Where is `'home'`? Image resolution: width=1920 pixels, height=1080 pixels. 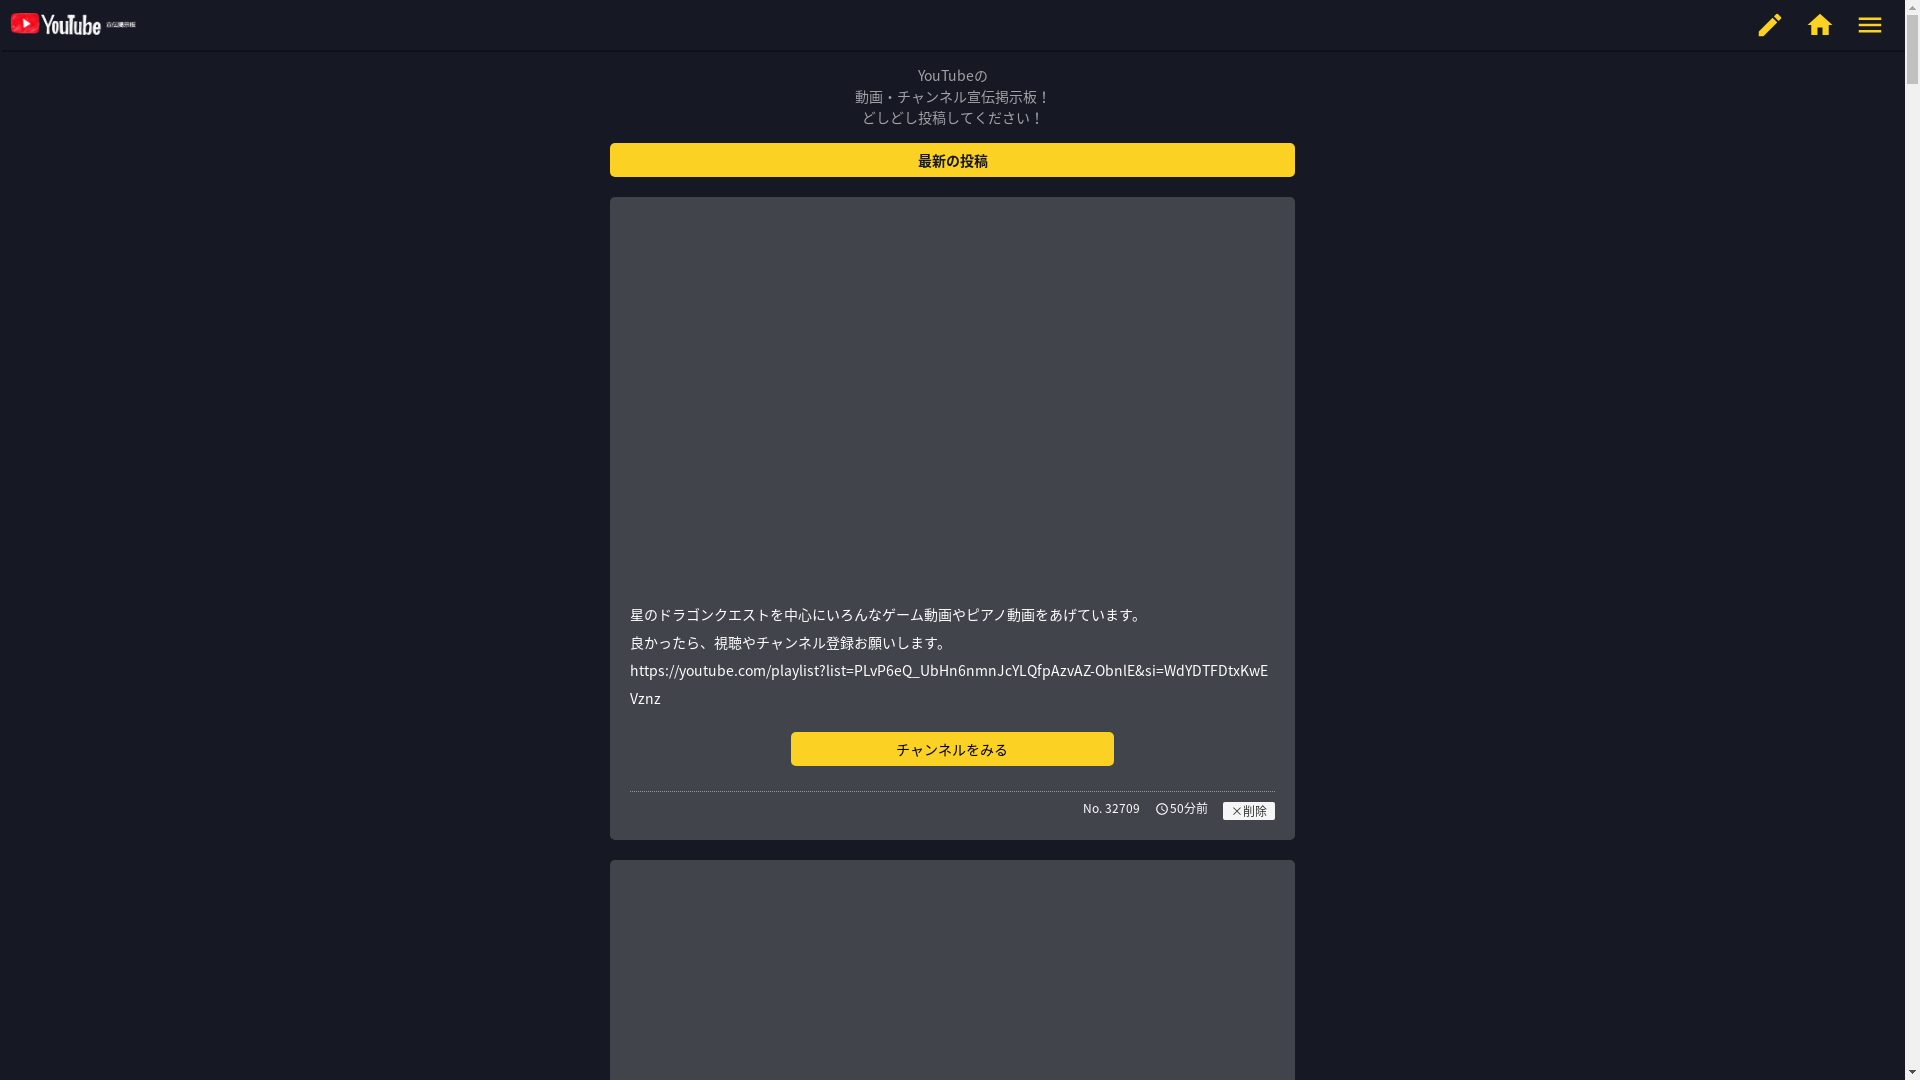
'home' is located at coordinates (1819, 24).